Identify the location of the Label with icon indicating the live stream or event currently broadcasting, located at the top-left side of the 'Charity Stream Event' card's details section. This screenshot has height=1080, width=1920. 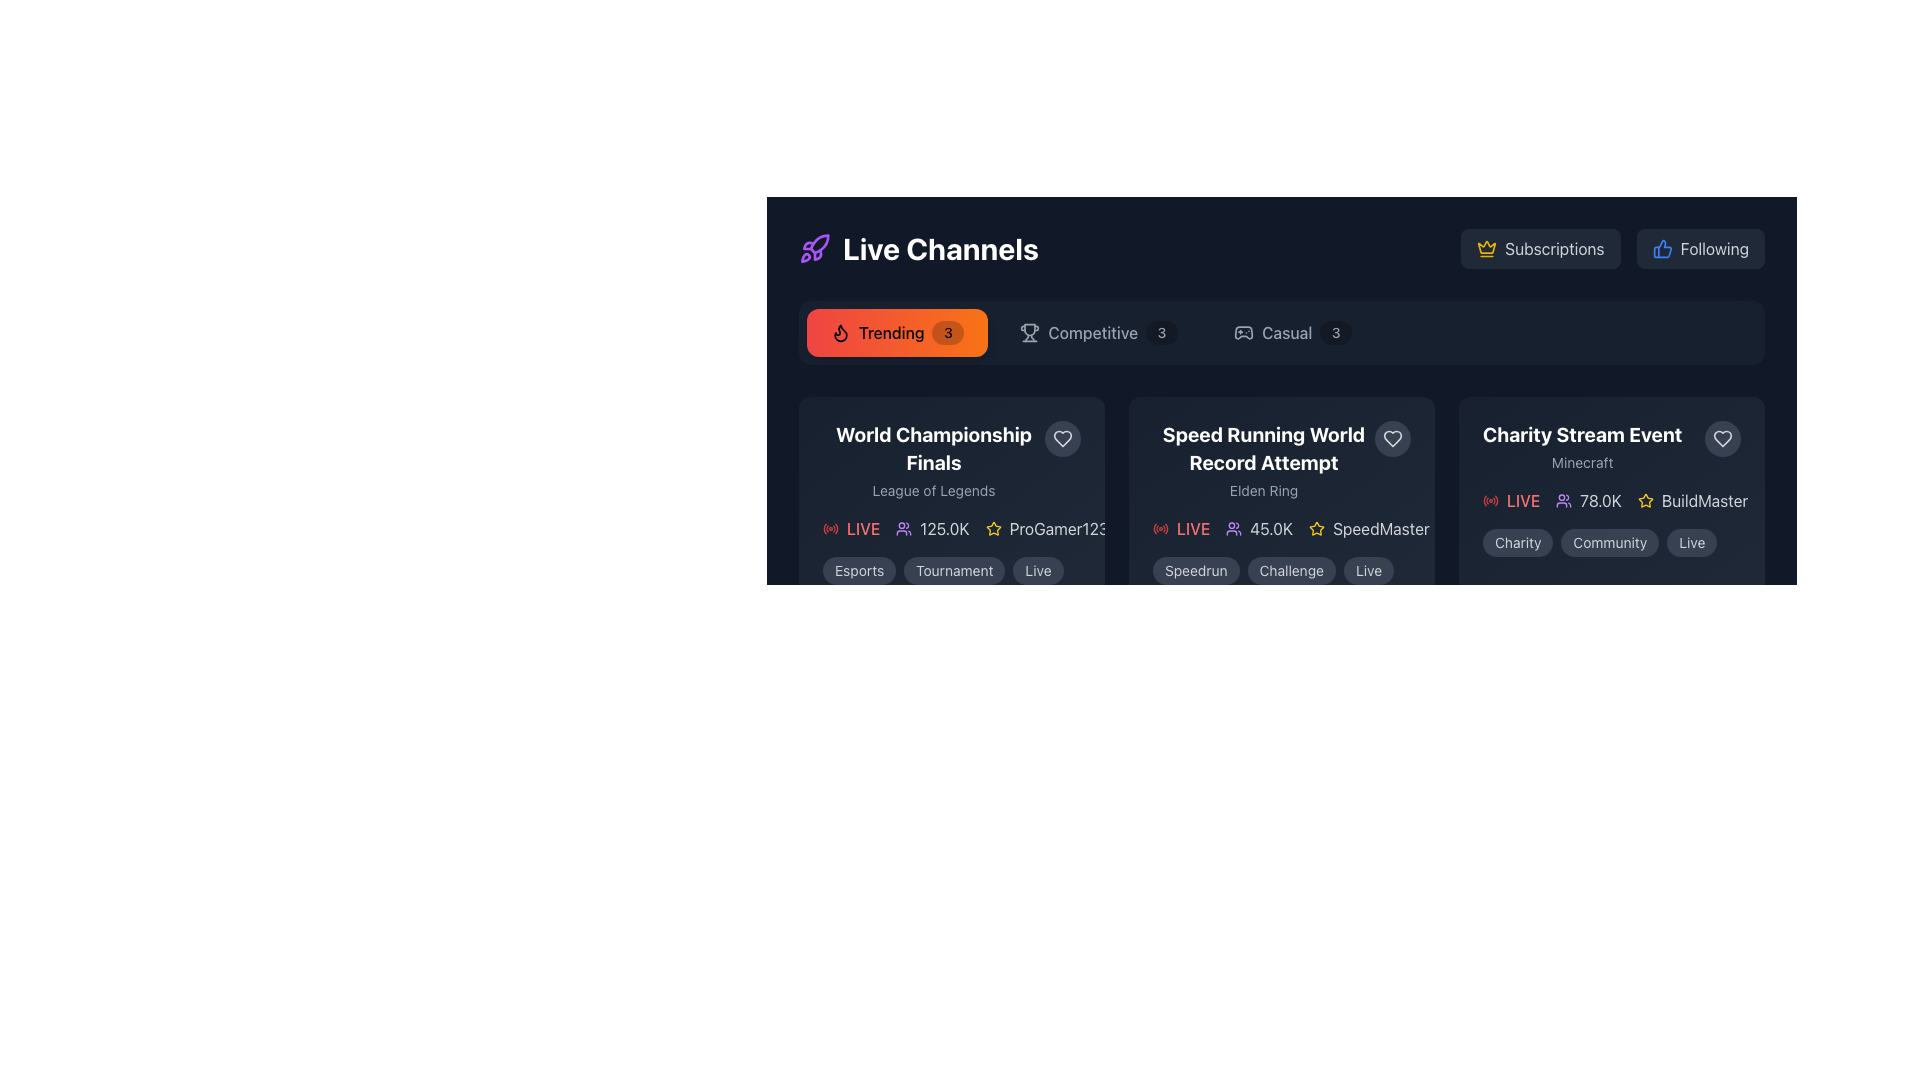
(1511, 500).